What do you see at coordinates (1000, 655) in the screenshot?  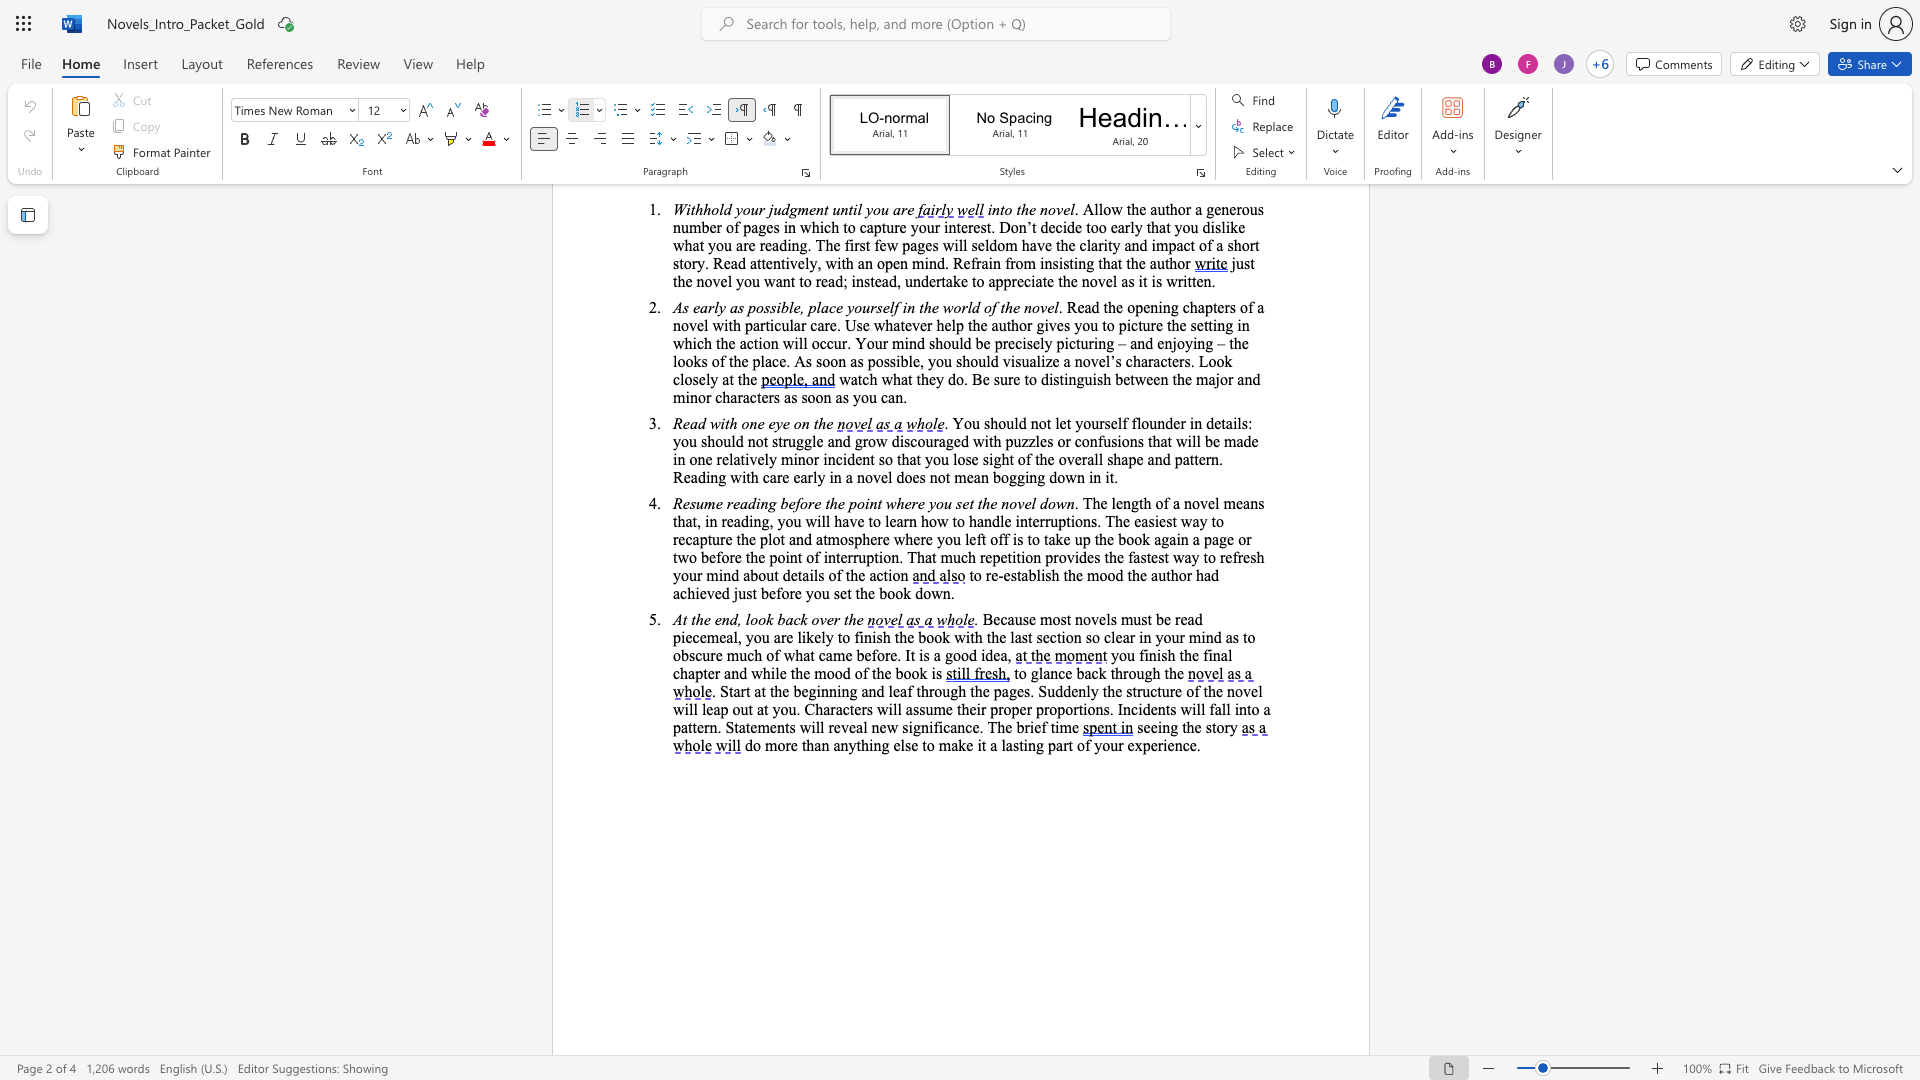 I see `the space between the continuous character "e" and "a" in the text` at bounding box center [1000, 655].